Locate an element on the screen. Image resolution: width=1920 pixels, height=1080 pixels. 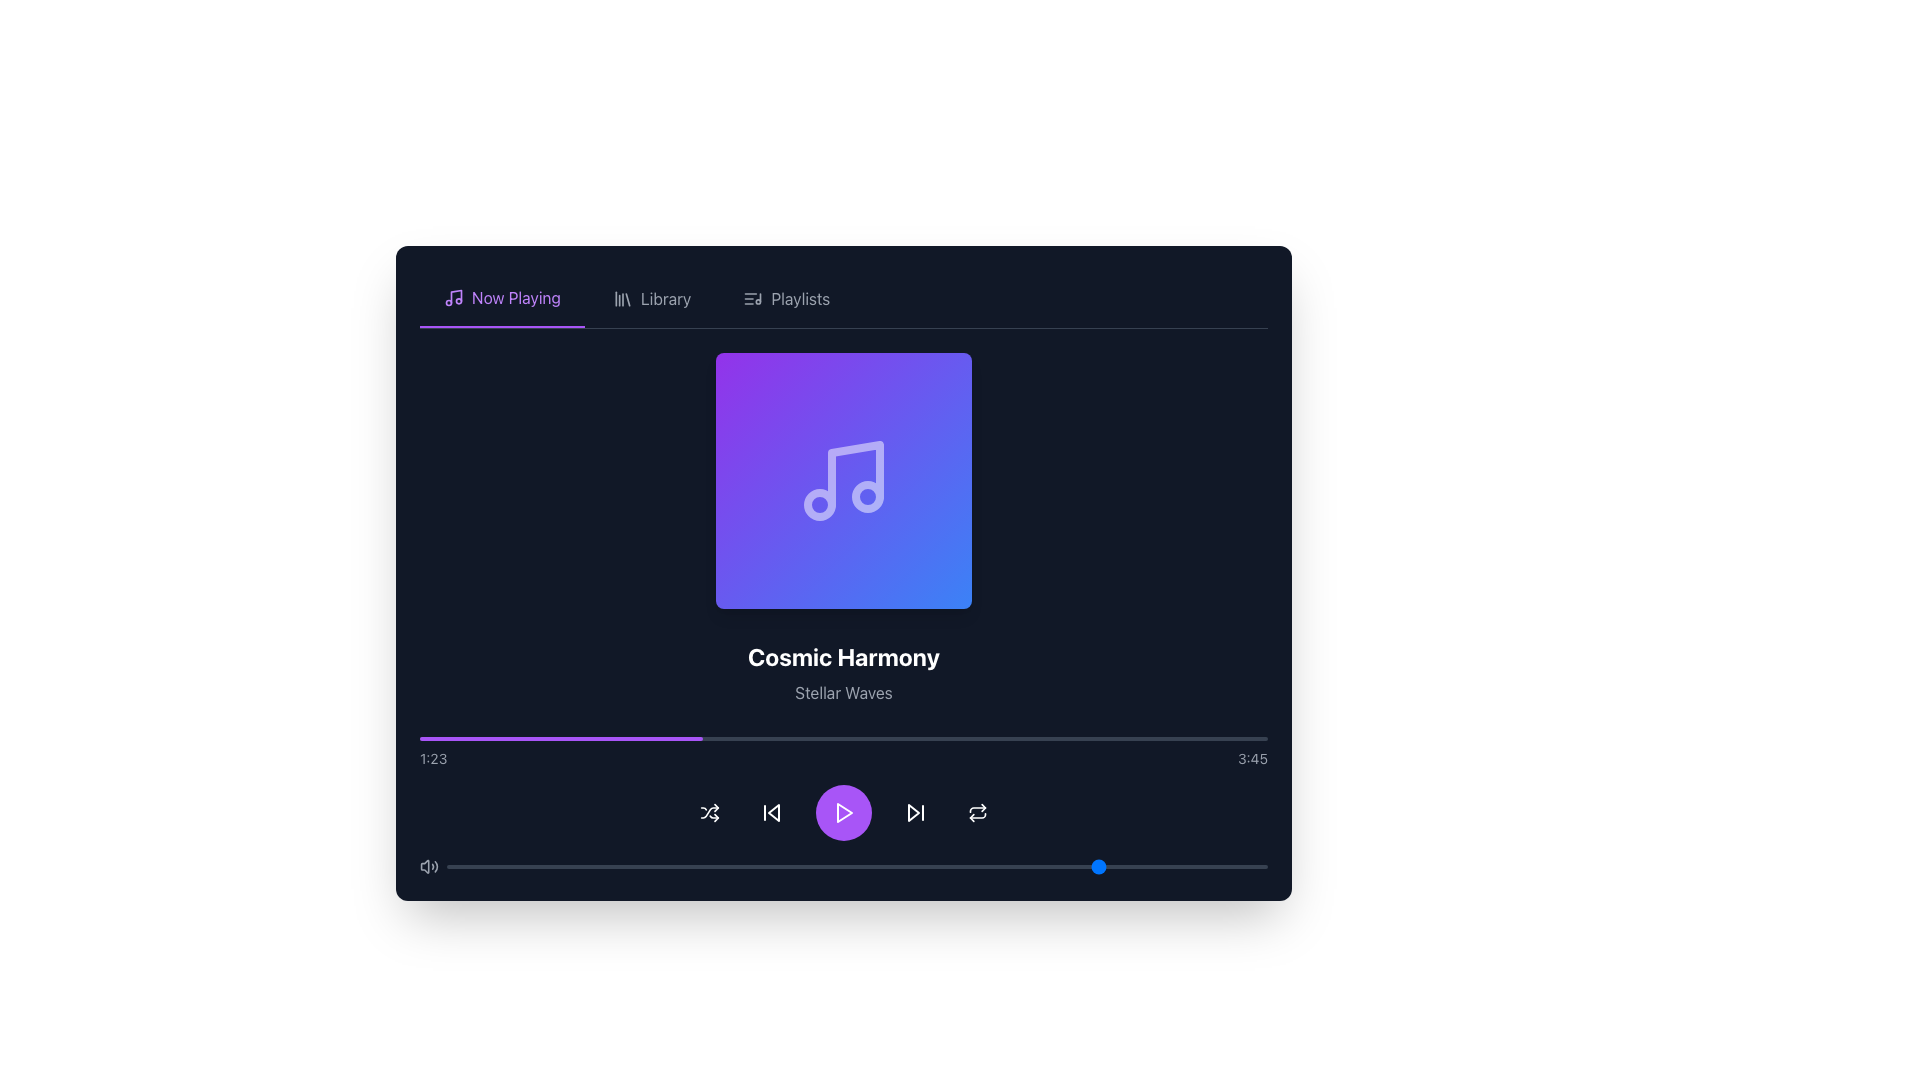
the repeat button, which is represented by a loop icon of two arrows in the playback controls section is located at coordinates (978, 813).